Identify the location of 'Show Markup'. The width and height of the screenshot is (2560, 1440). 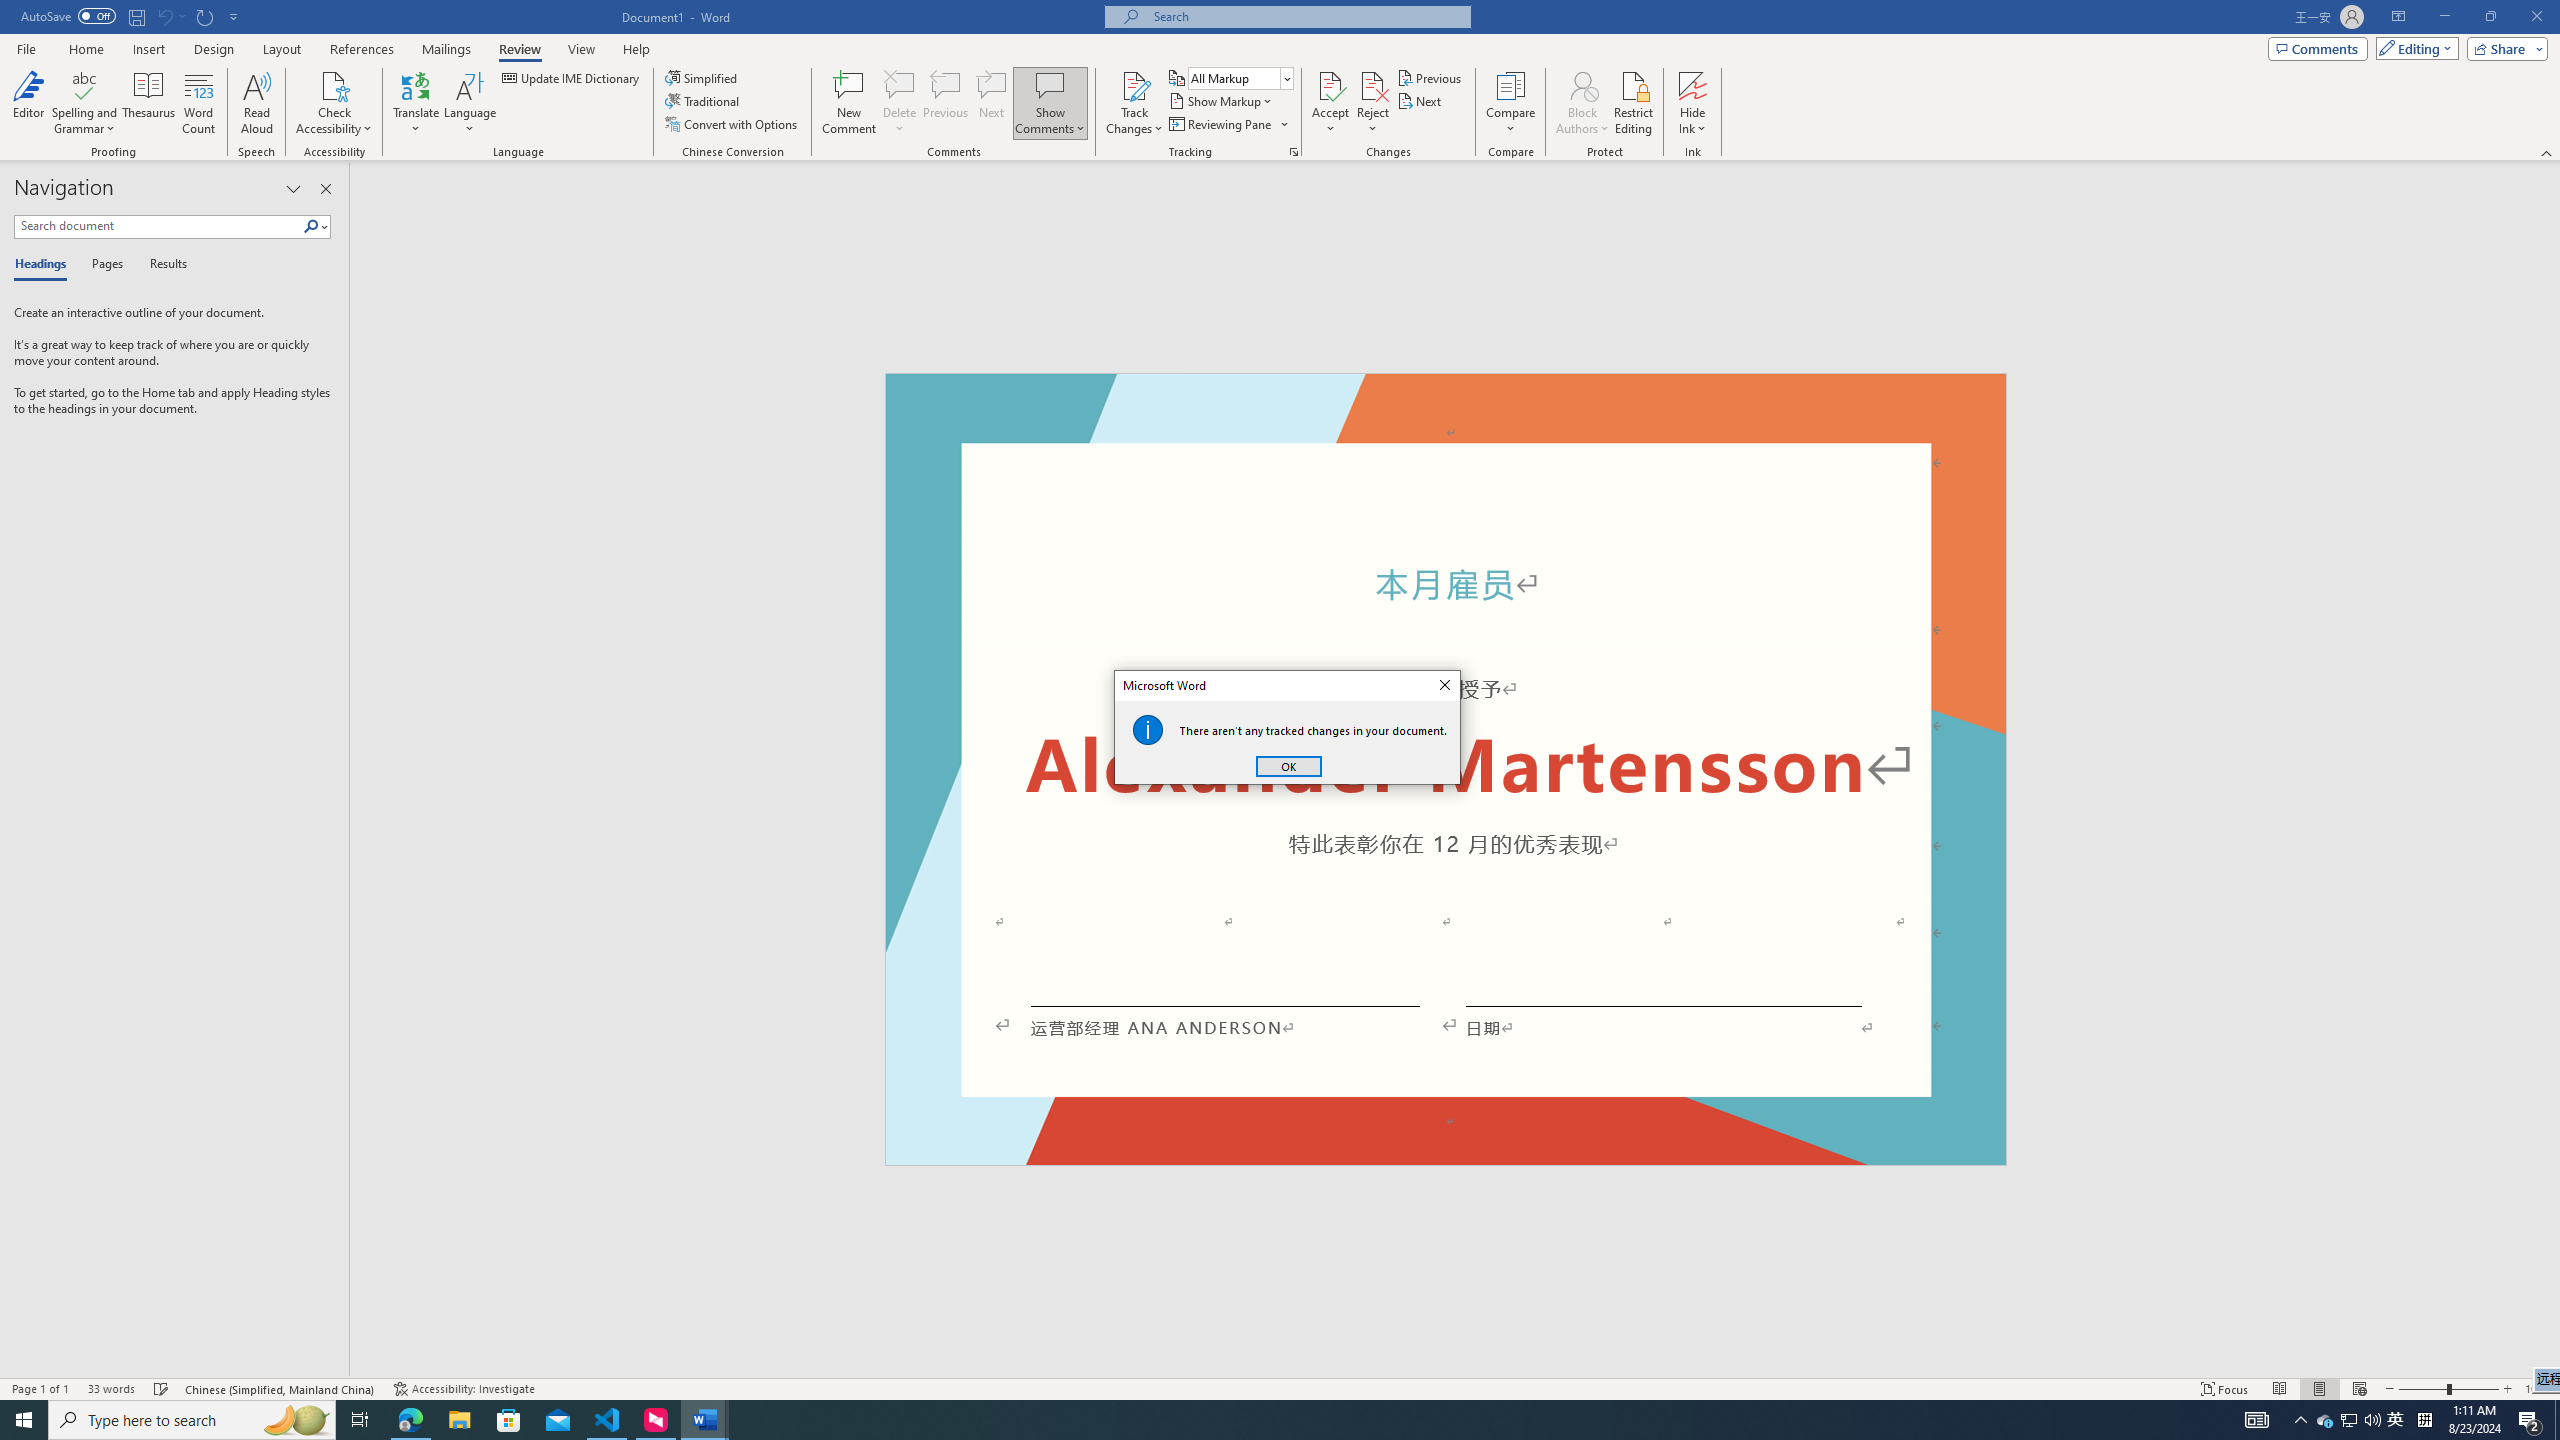
(1222, 99).